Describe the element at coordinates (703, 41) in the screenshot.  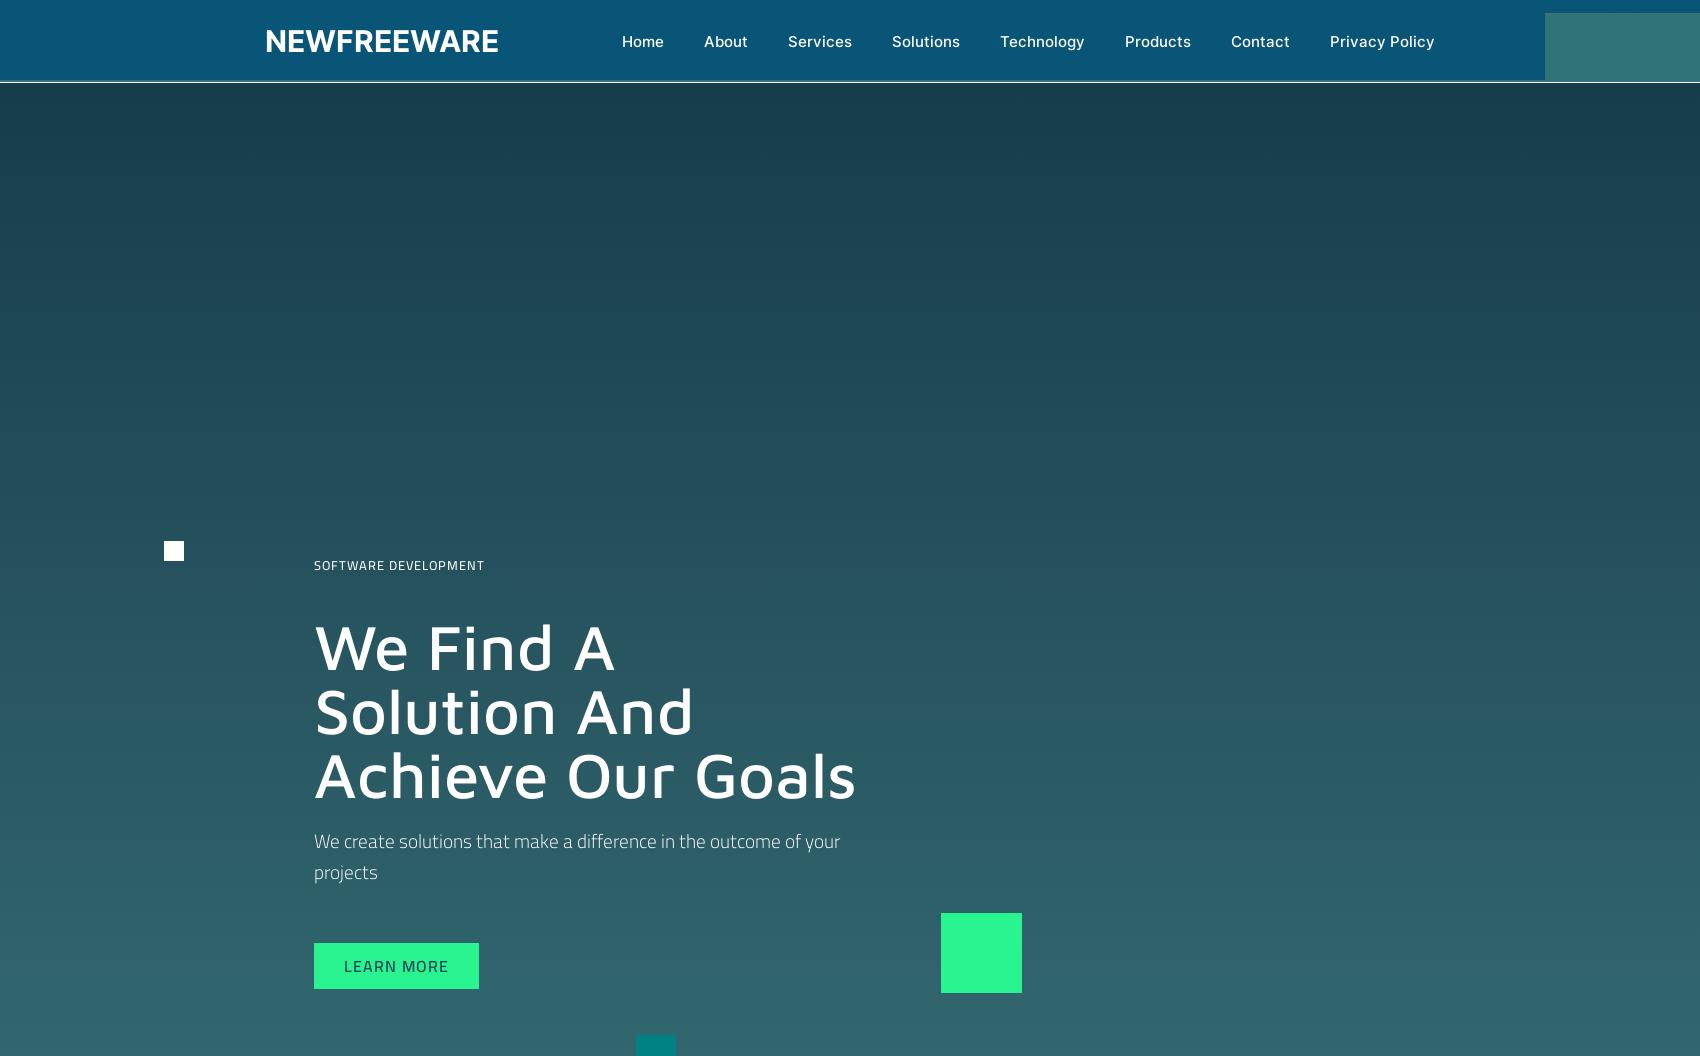
I see `'About'` at that location.